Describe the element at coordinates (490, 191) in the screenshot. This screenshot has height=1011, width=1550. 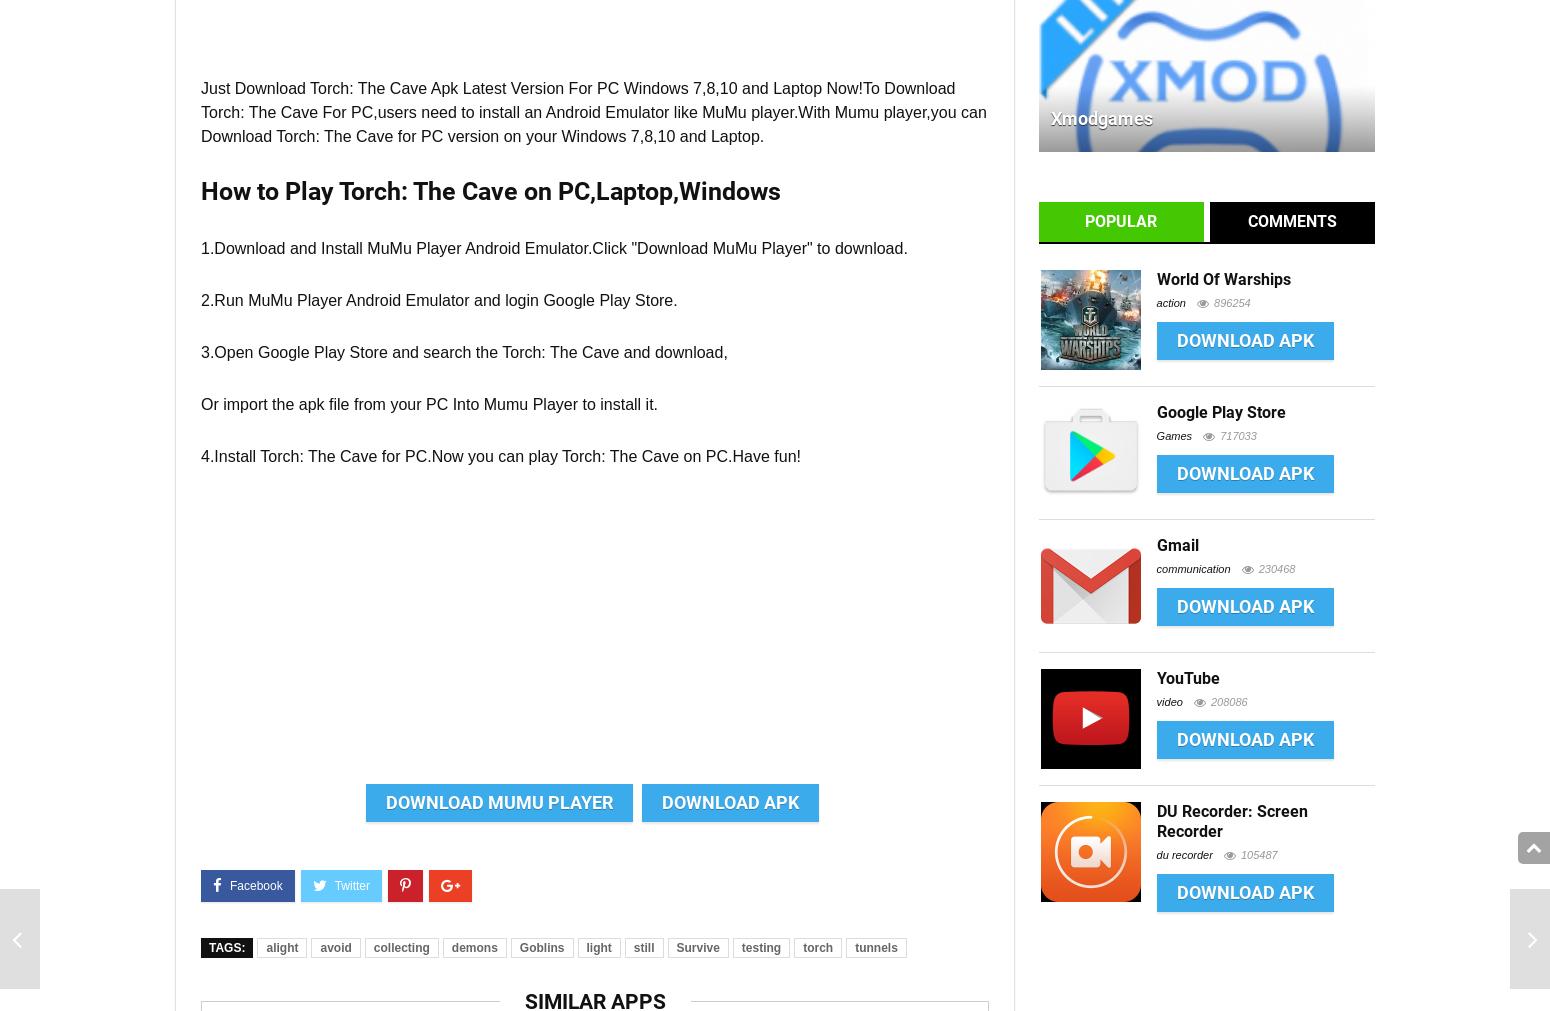
I see `'How to Play Torch: The Cave on PC,Laptop,Windows'` at that location.